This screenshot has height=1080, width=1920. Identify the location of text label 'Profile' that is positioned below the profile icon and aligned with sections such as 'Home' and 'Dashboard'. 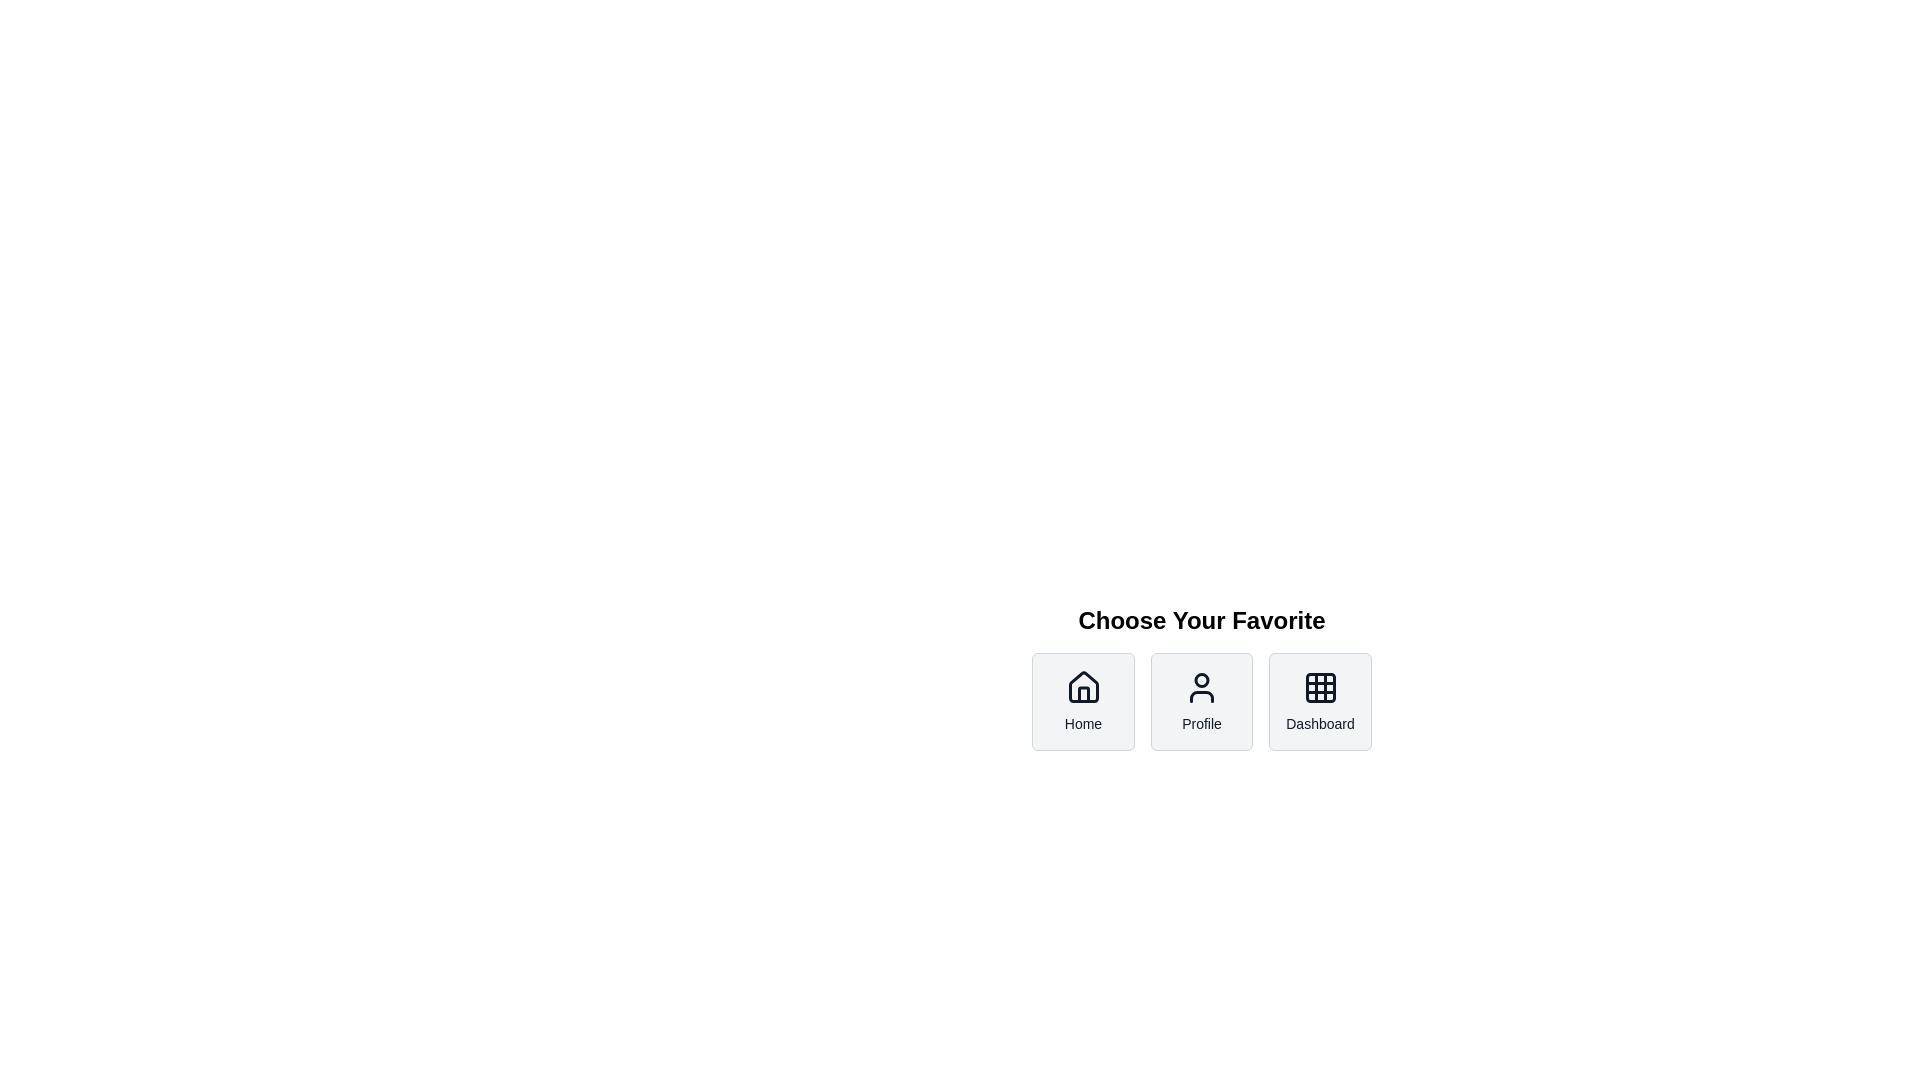
(1200, 724).